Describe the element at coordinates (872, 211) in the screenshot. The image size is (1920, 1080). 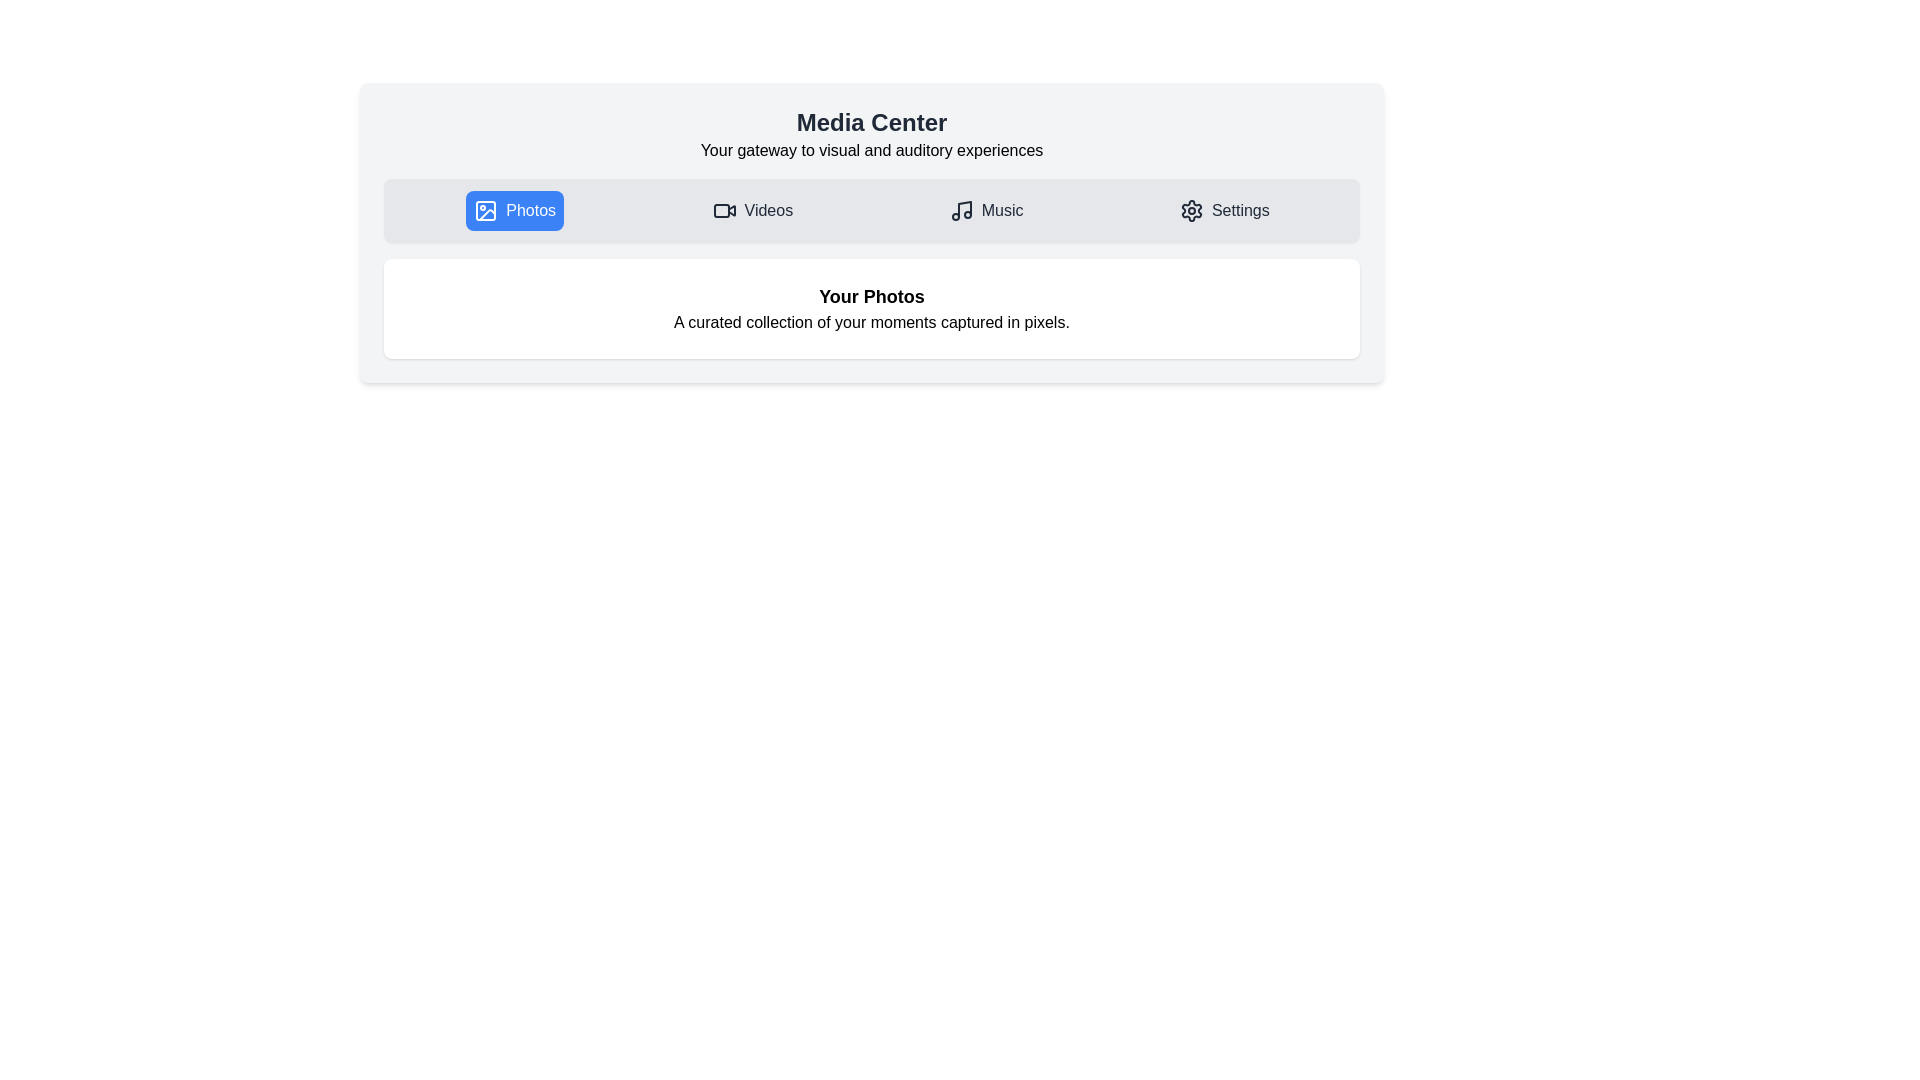
I see `the 'Music' button on the Navigation bar located in the Media Center` at that location.